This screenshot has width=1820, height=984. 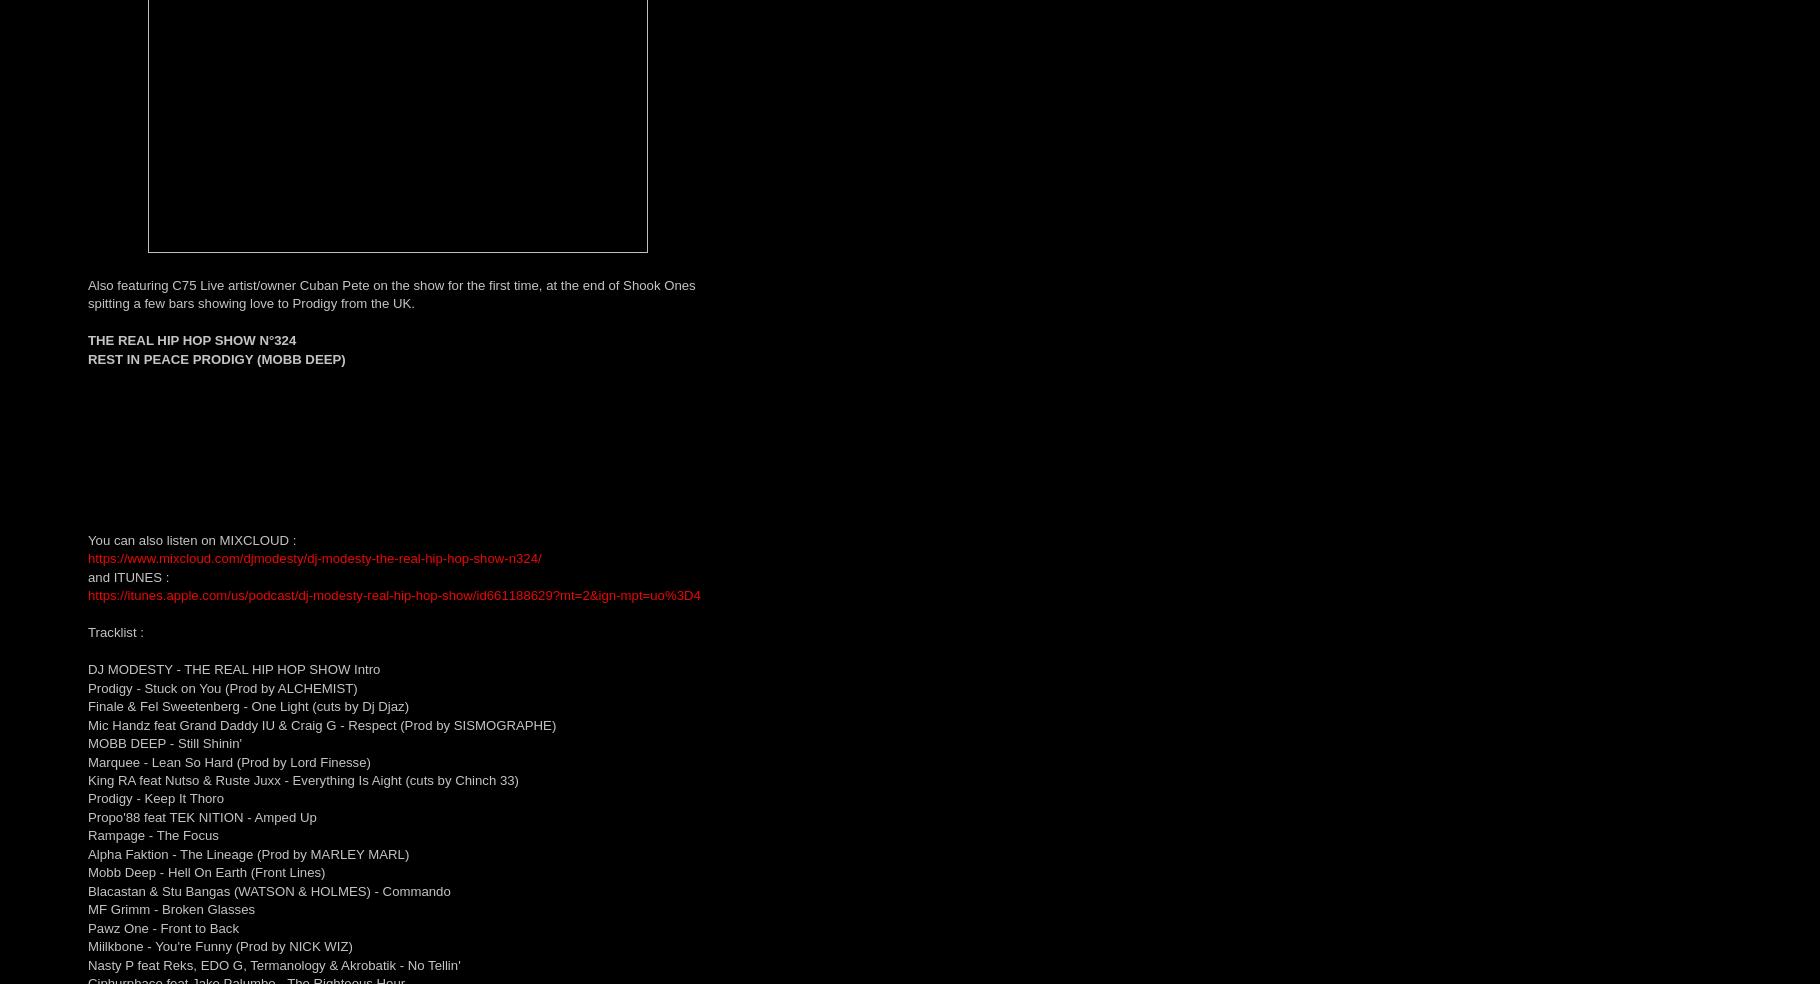 What do you see at coordinates (88, 687) in the screenshot?
I see `'Prodigy - Stuck on You (Prod by ALCHEMIST)'` at bounding box center [88, 687].